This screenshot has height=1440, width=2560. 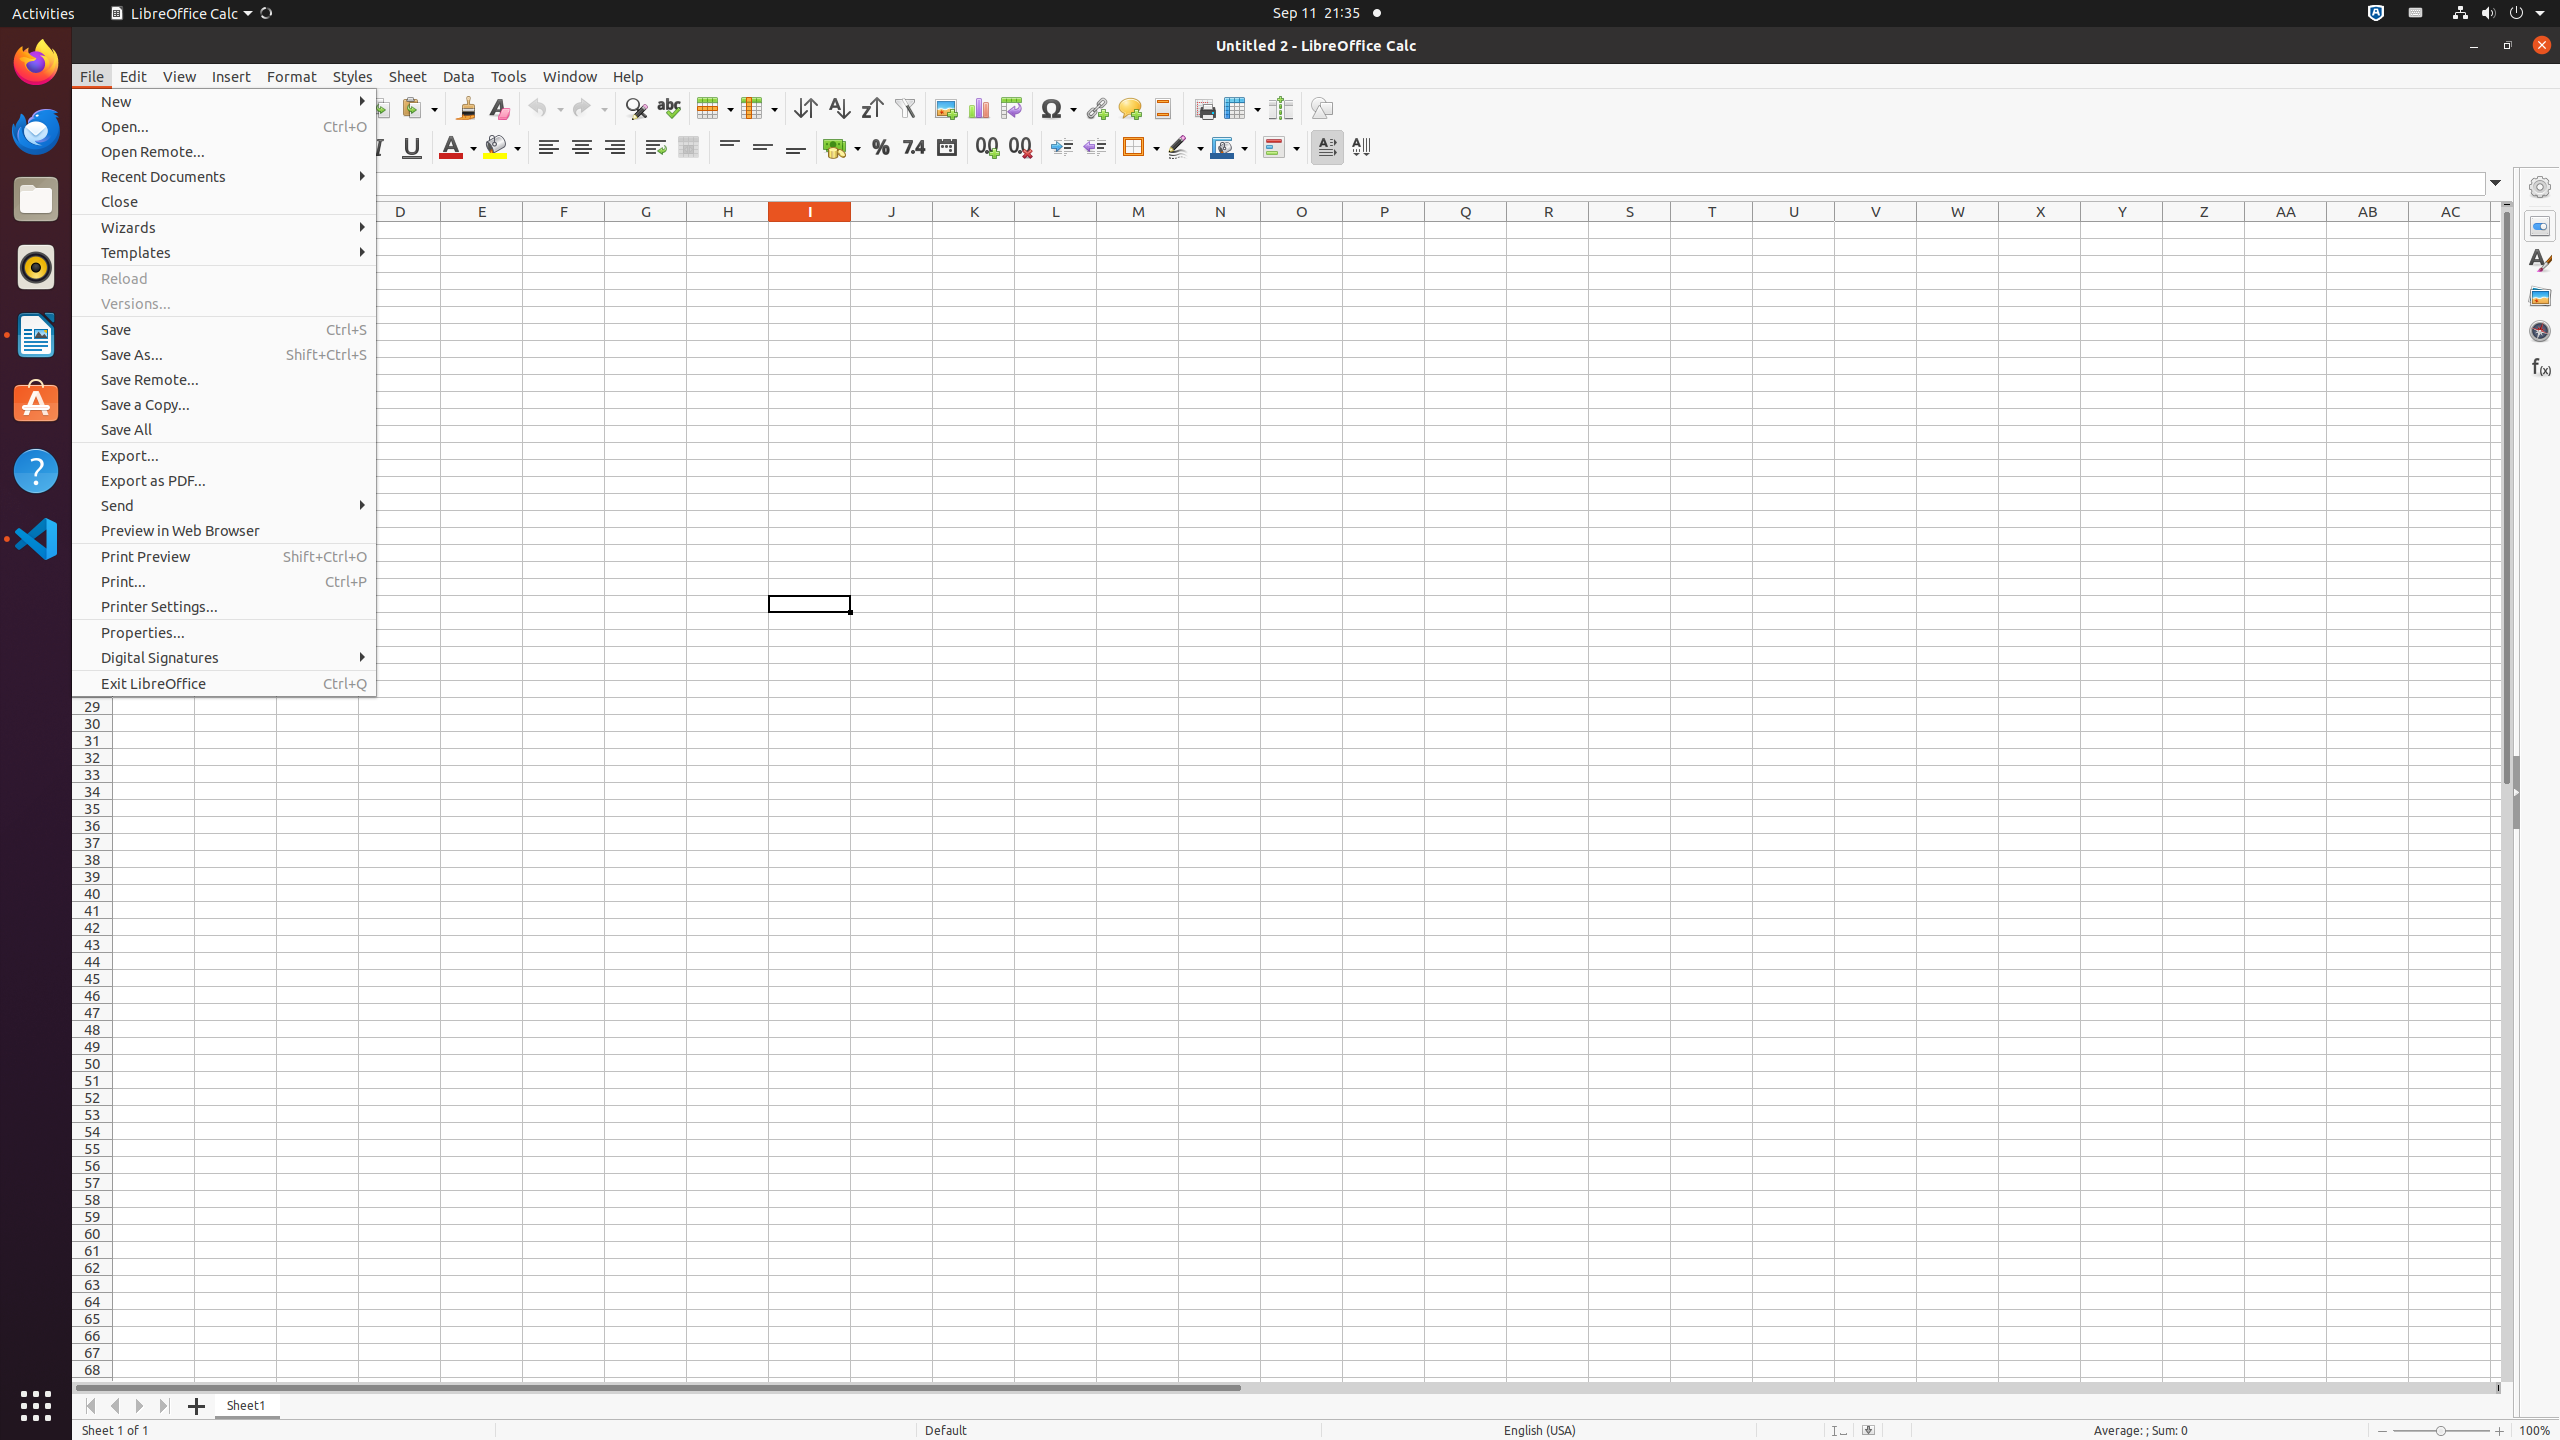 What do you see at coordinates (90, 76) in the screenshot?
I see `'File'` at bounding box center [90, 76].